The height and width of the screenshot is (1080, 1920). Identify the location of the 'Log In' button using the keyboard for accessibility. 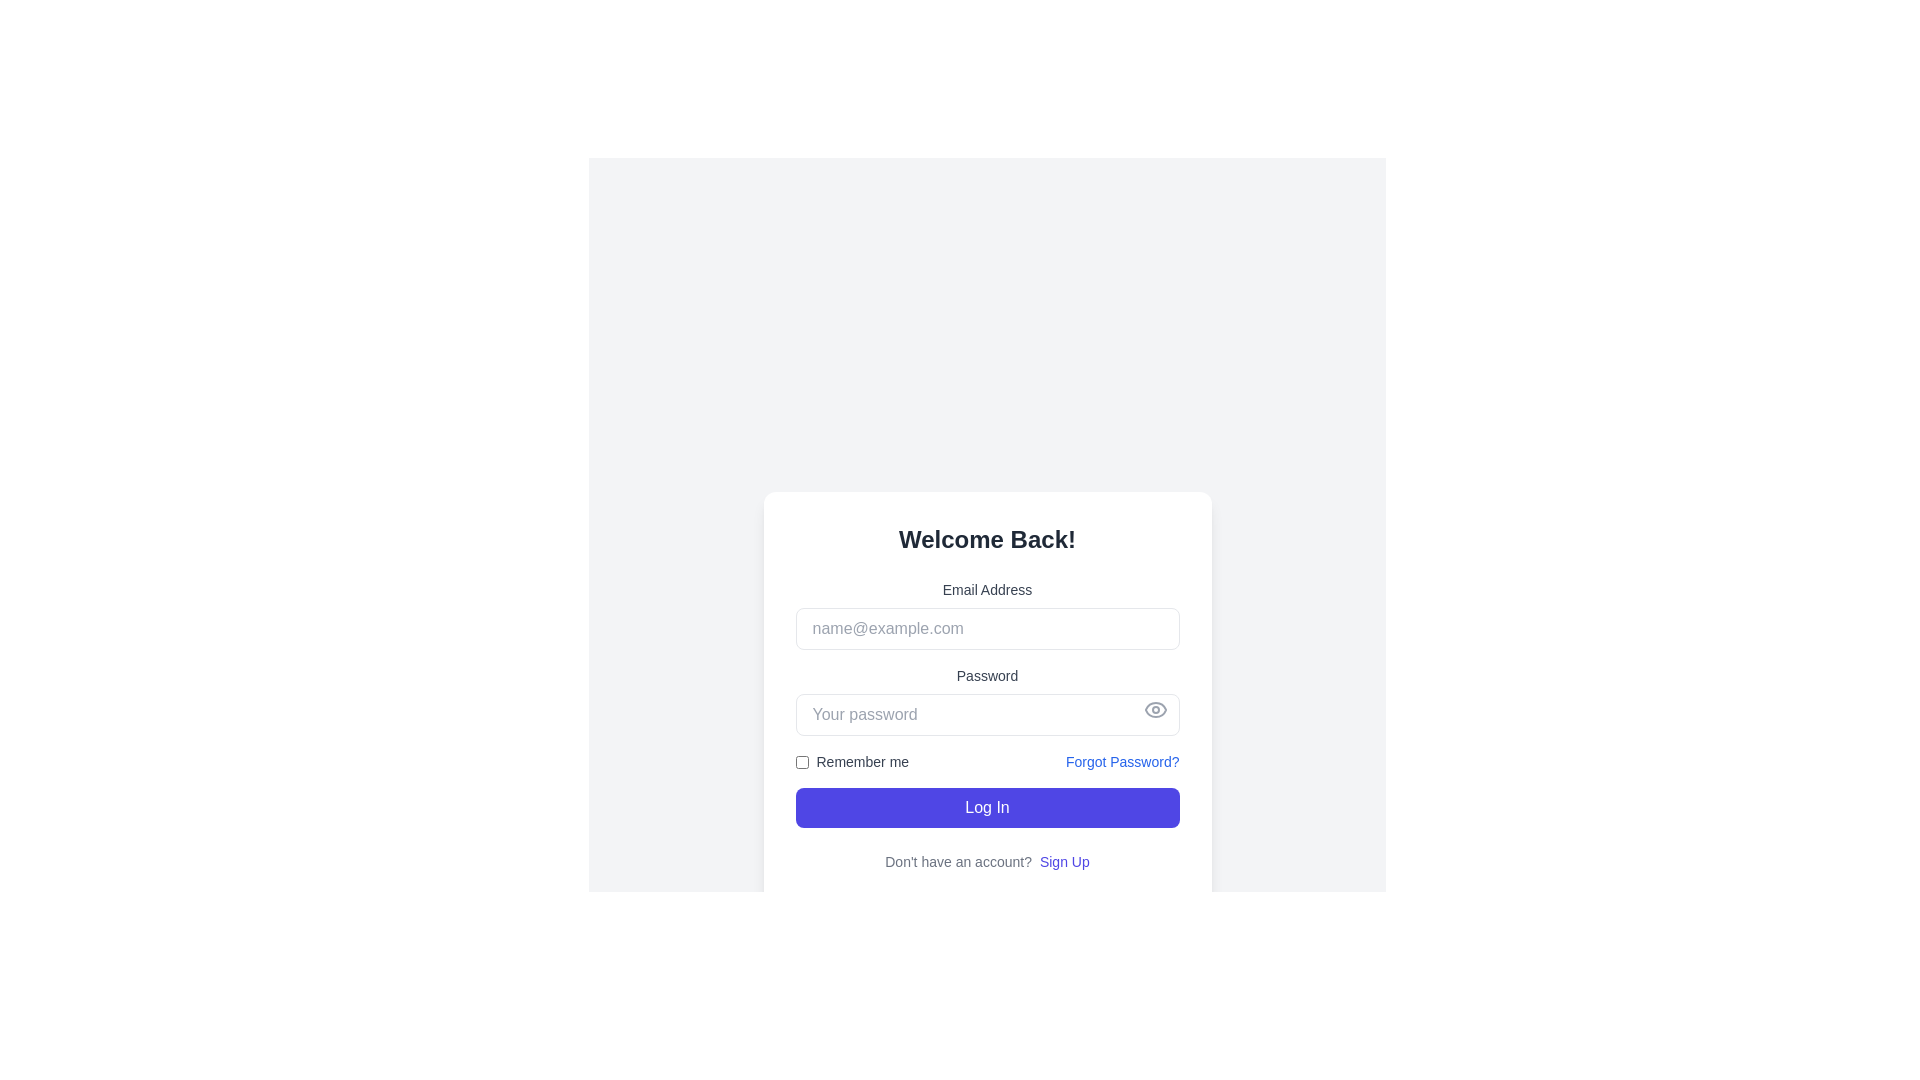
(987, 806).